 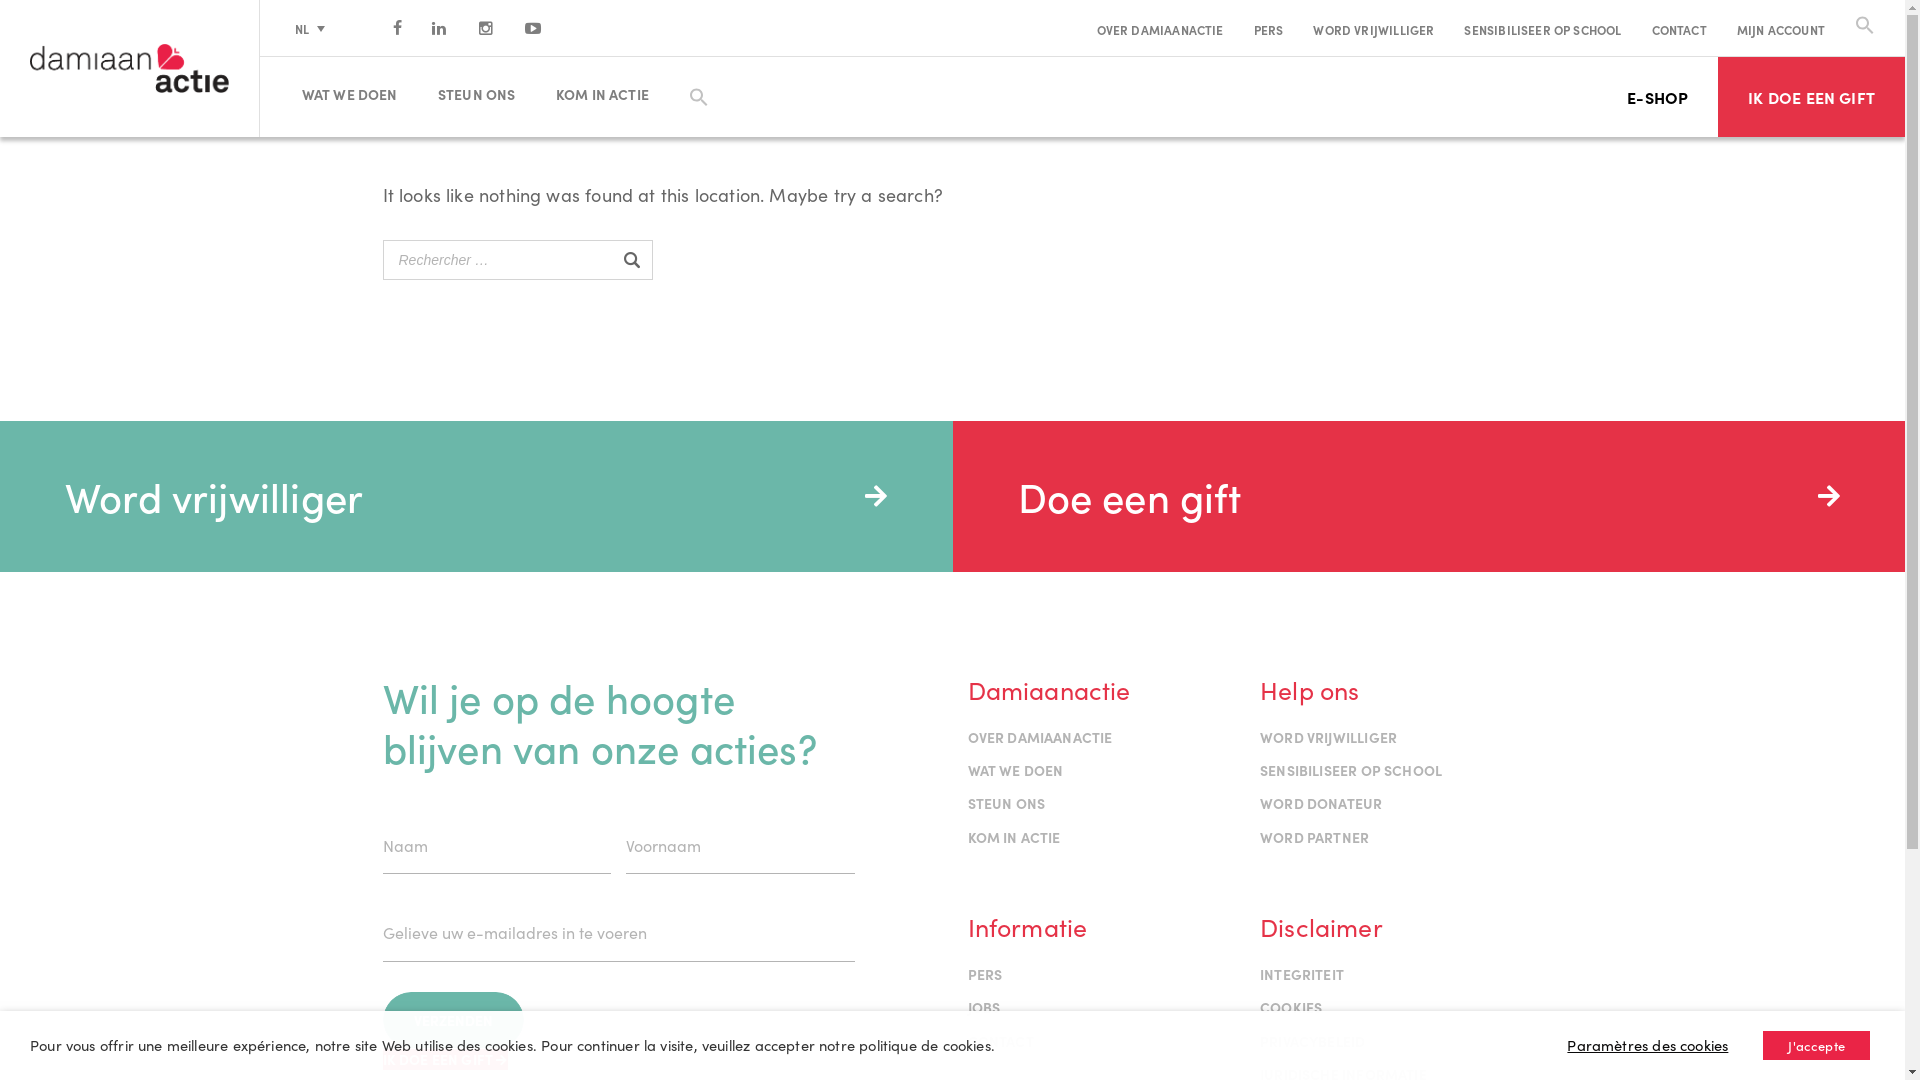 What do you see at coordinates (309, 27) in the screenshot?
I see `'NL'` at bounding box center [309, 27].